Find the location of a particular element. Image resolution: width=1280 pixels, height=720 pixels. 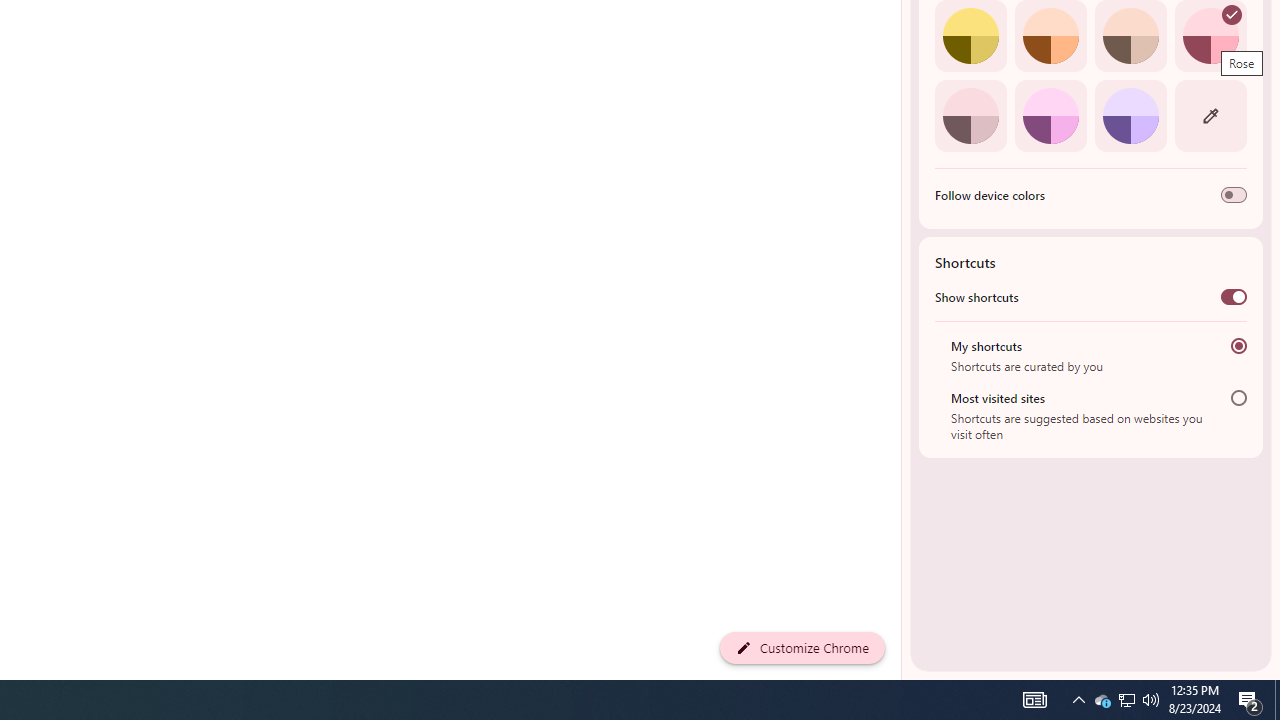

'Violet' is located at coordinates (1130, 115).